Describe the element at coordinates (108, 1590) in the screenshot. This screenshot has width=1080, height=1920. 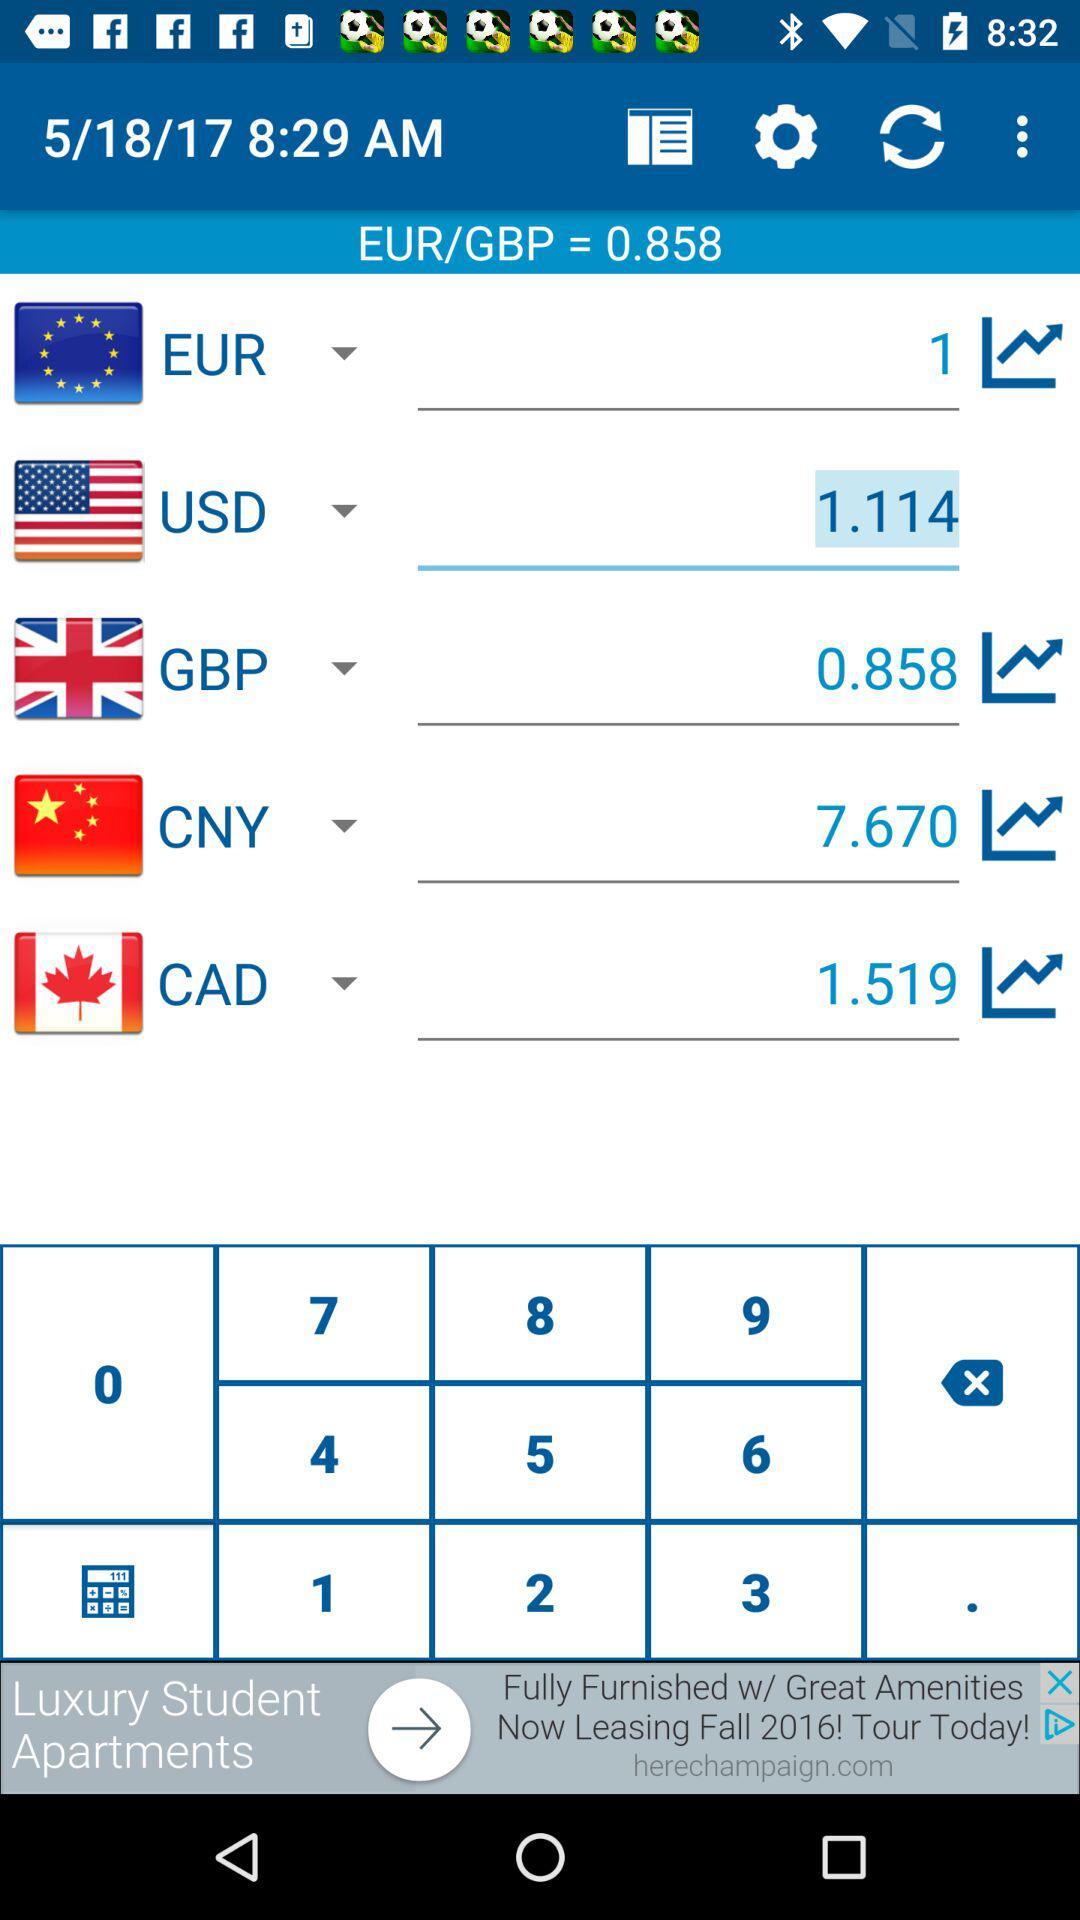
I see `calculator icon` at that location.